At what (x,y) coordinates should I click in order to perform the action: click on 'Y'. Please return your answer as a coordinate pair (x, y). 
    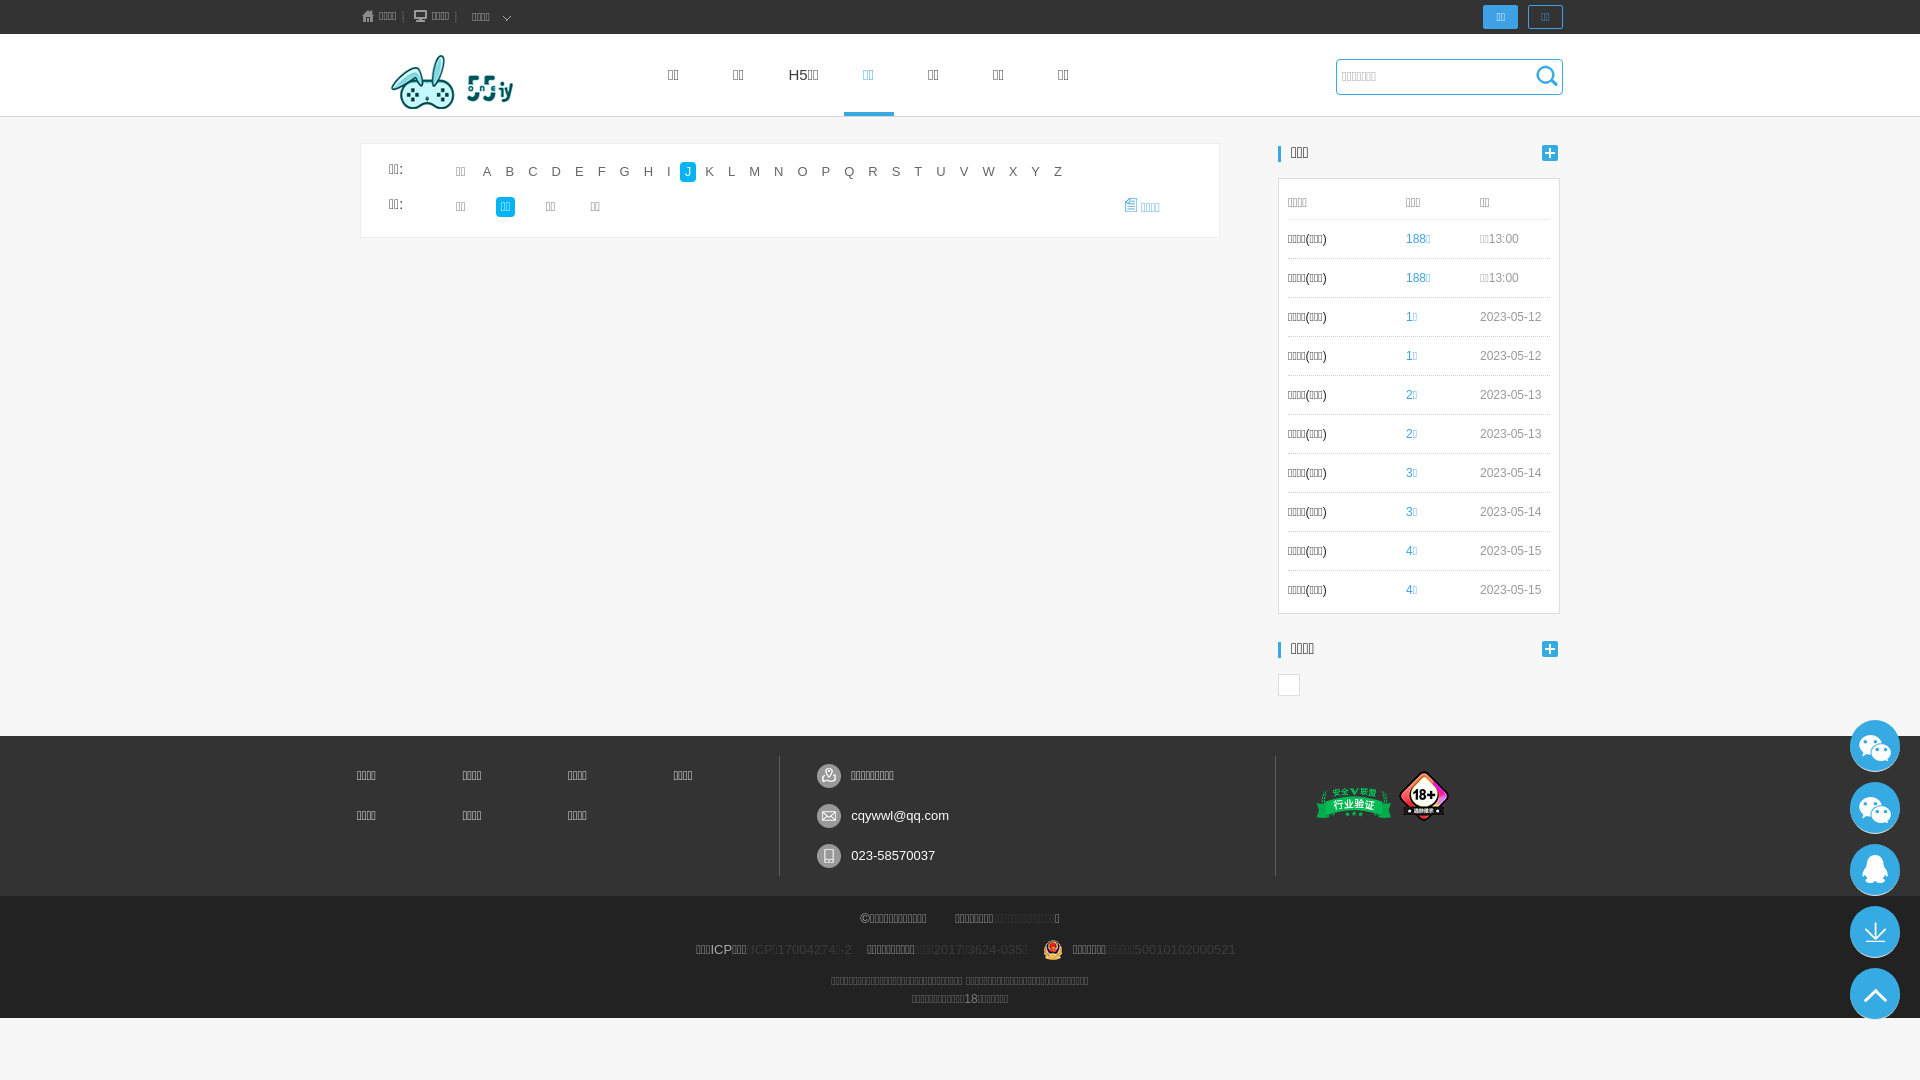
    Looking at the image, I should click on (1035, 171).